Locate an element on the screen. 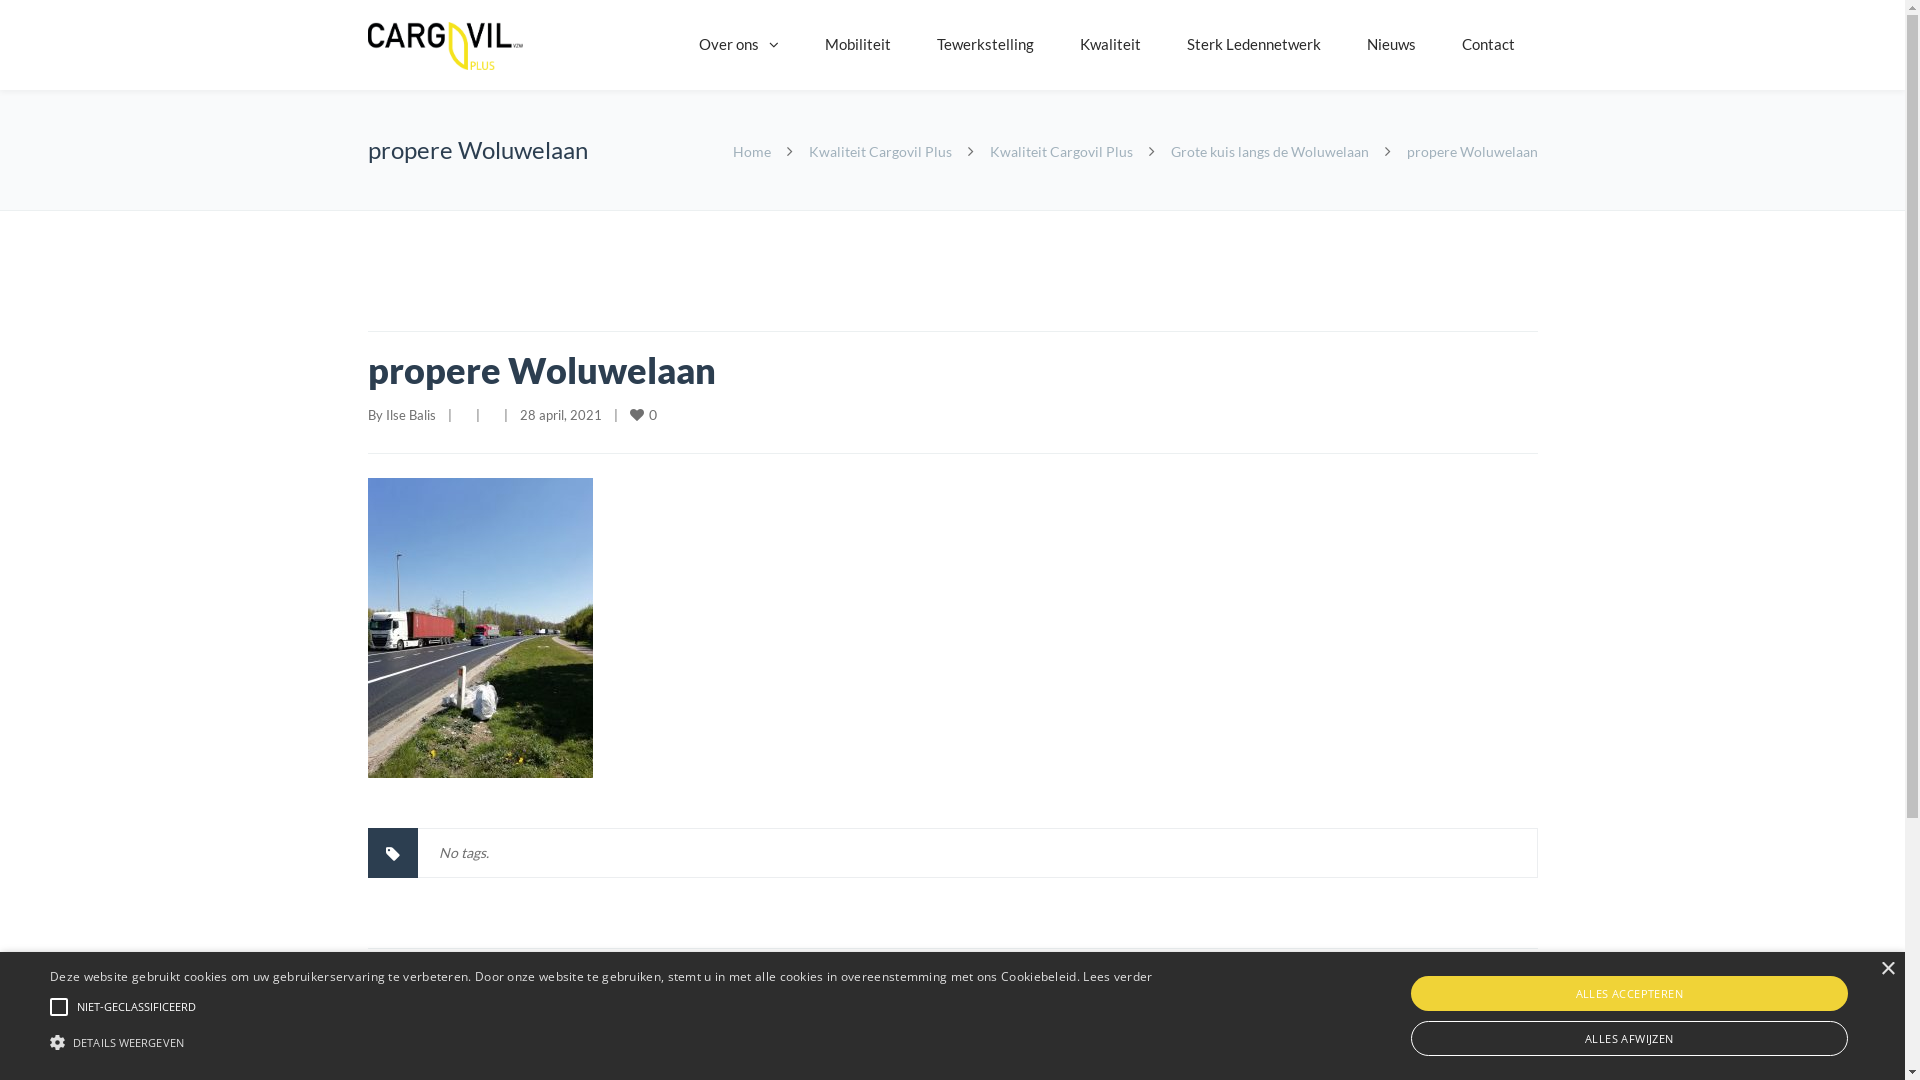  'Tewerkstelling' is located at coordinates (912, 45).